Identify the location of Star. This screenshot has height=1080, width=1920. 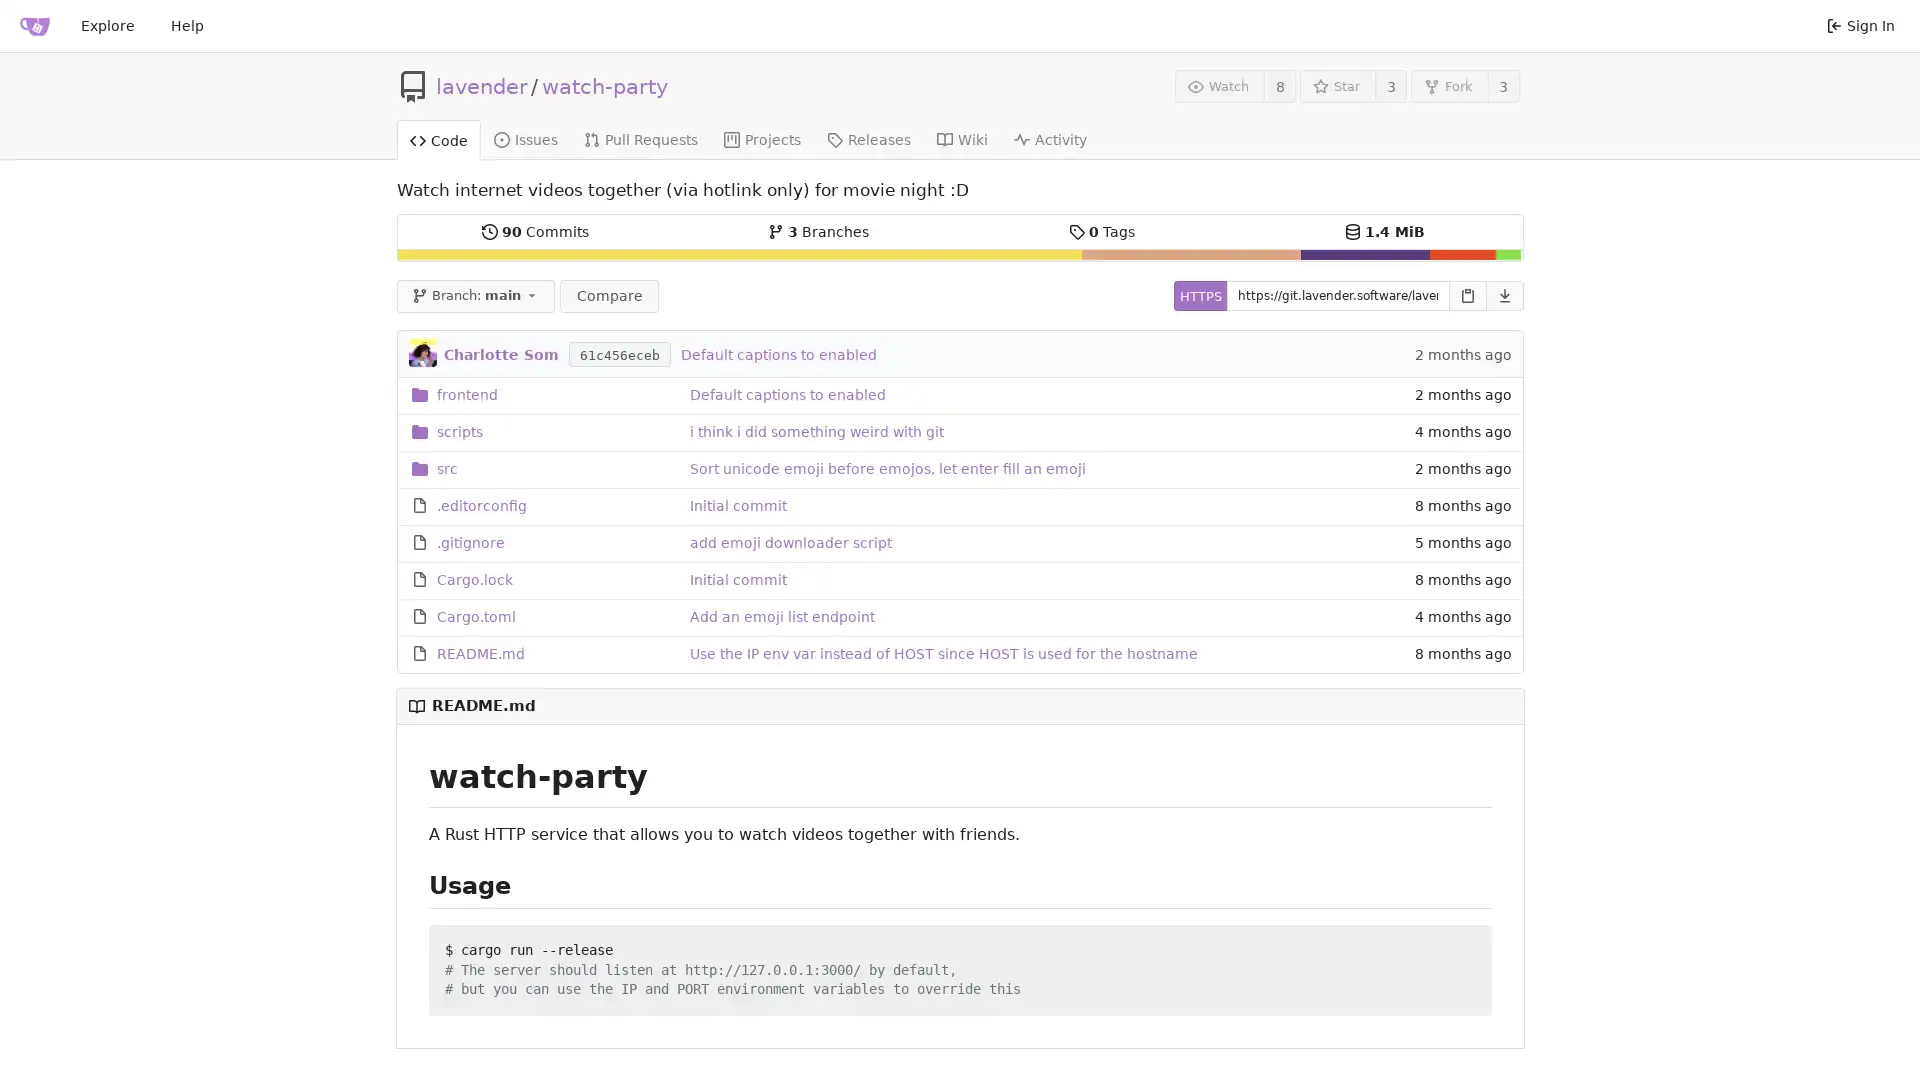
(1337, 85).